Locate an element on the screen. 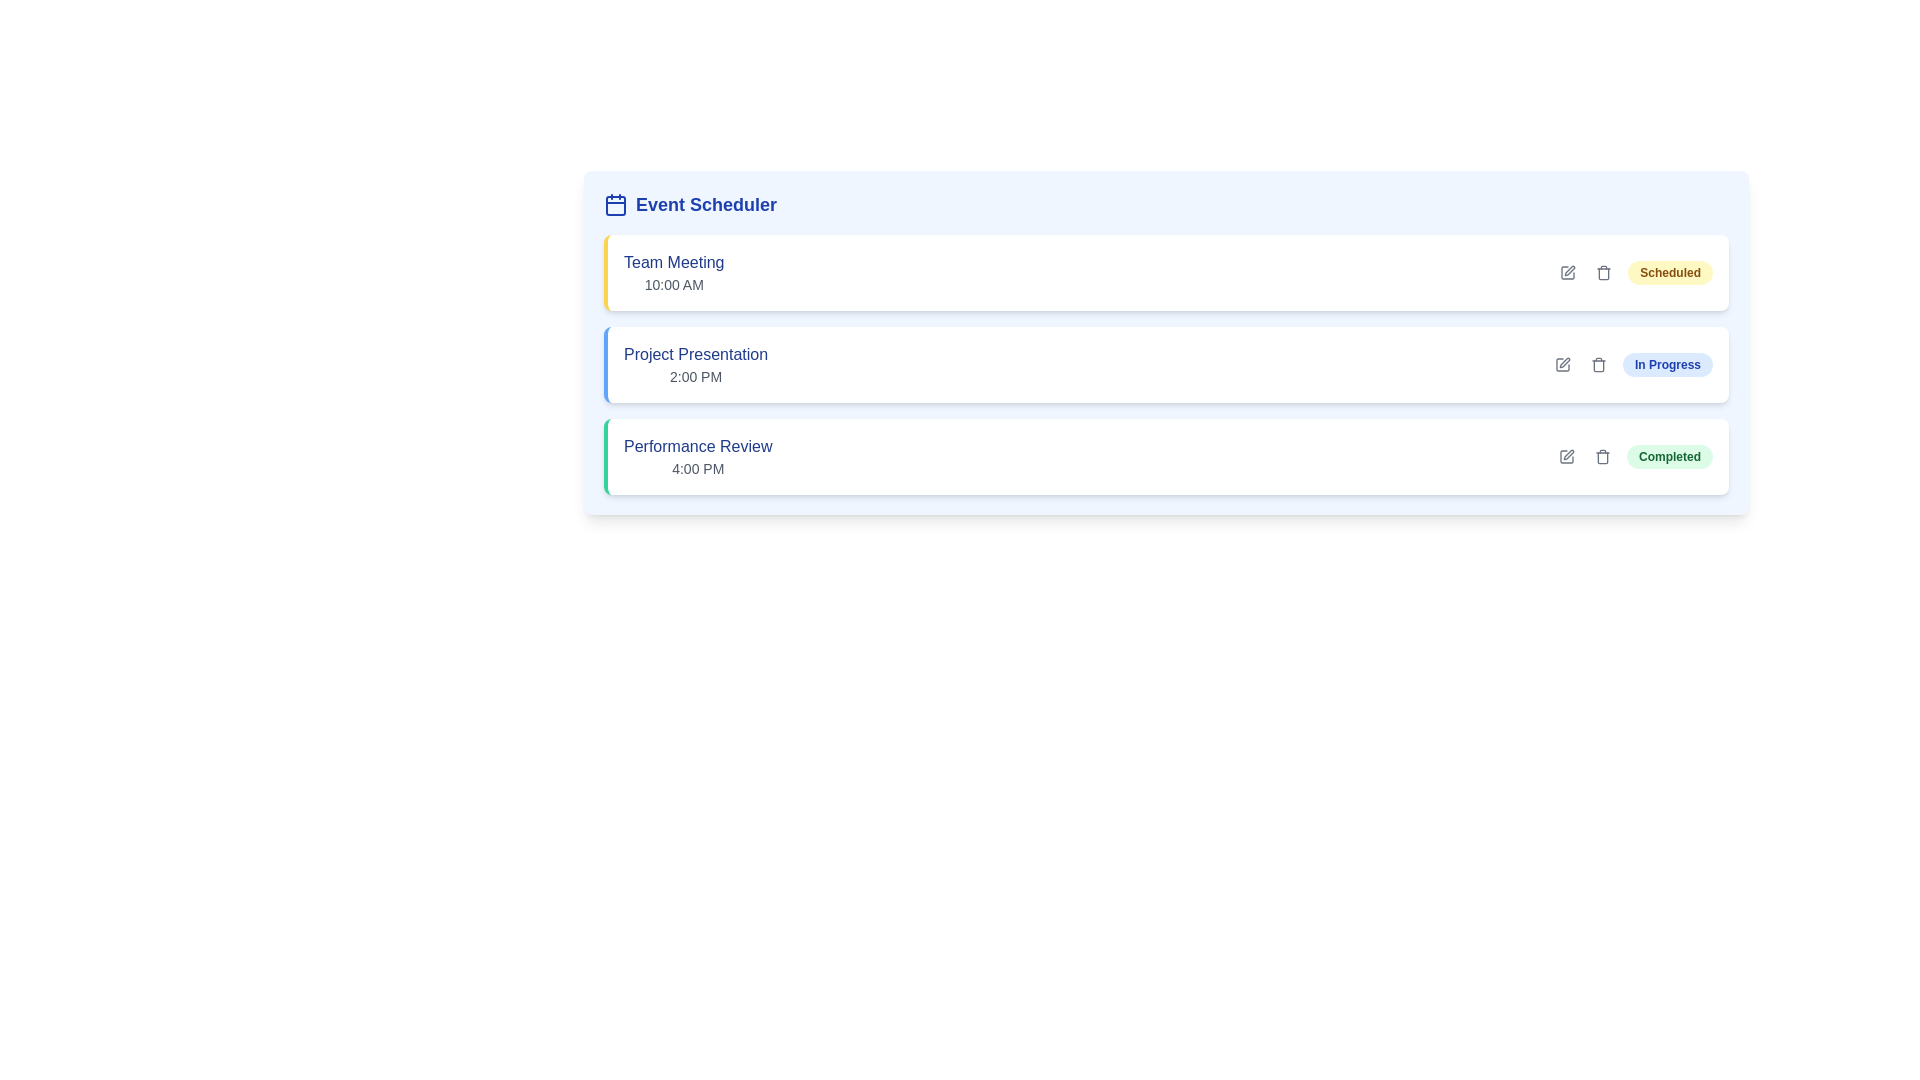 The width and height of the screenshot is (1920, 1080). the calendar or scheduling icon located at the leftmost position within the 'Event Scheduler' group is located at coordinates (614, 204).